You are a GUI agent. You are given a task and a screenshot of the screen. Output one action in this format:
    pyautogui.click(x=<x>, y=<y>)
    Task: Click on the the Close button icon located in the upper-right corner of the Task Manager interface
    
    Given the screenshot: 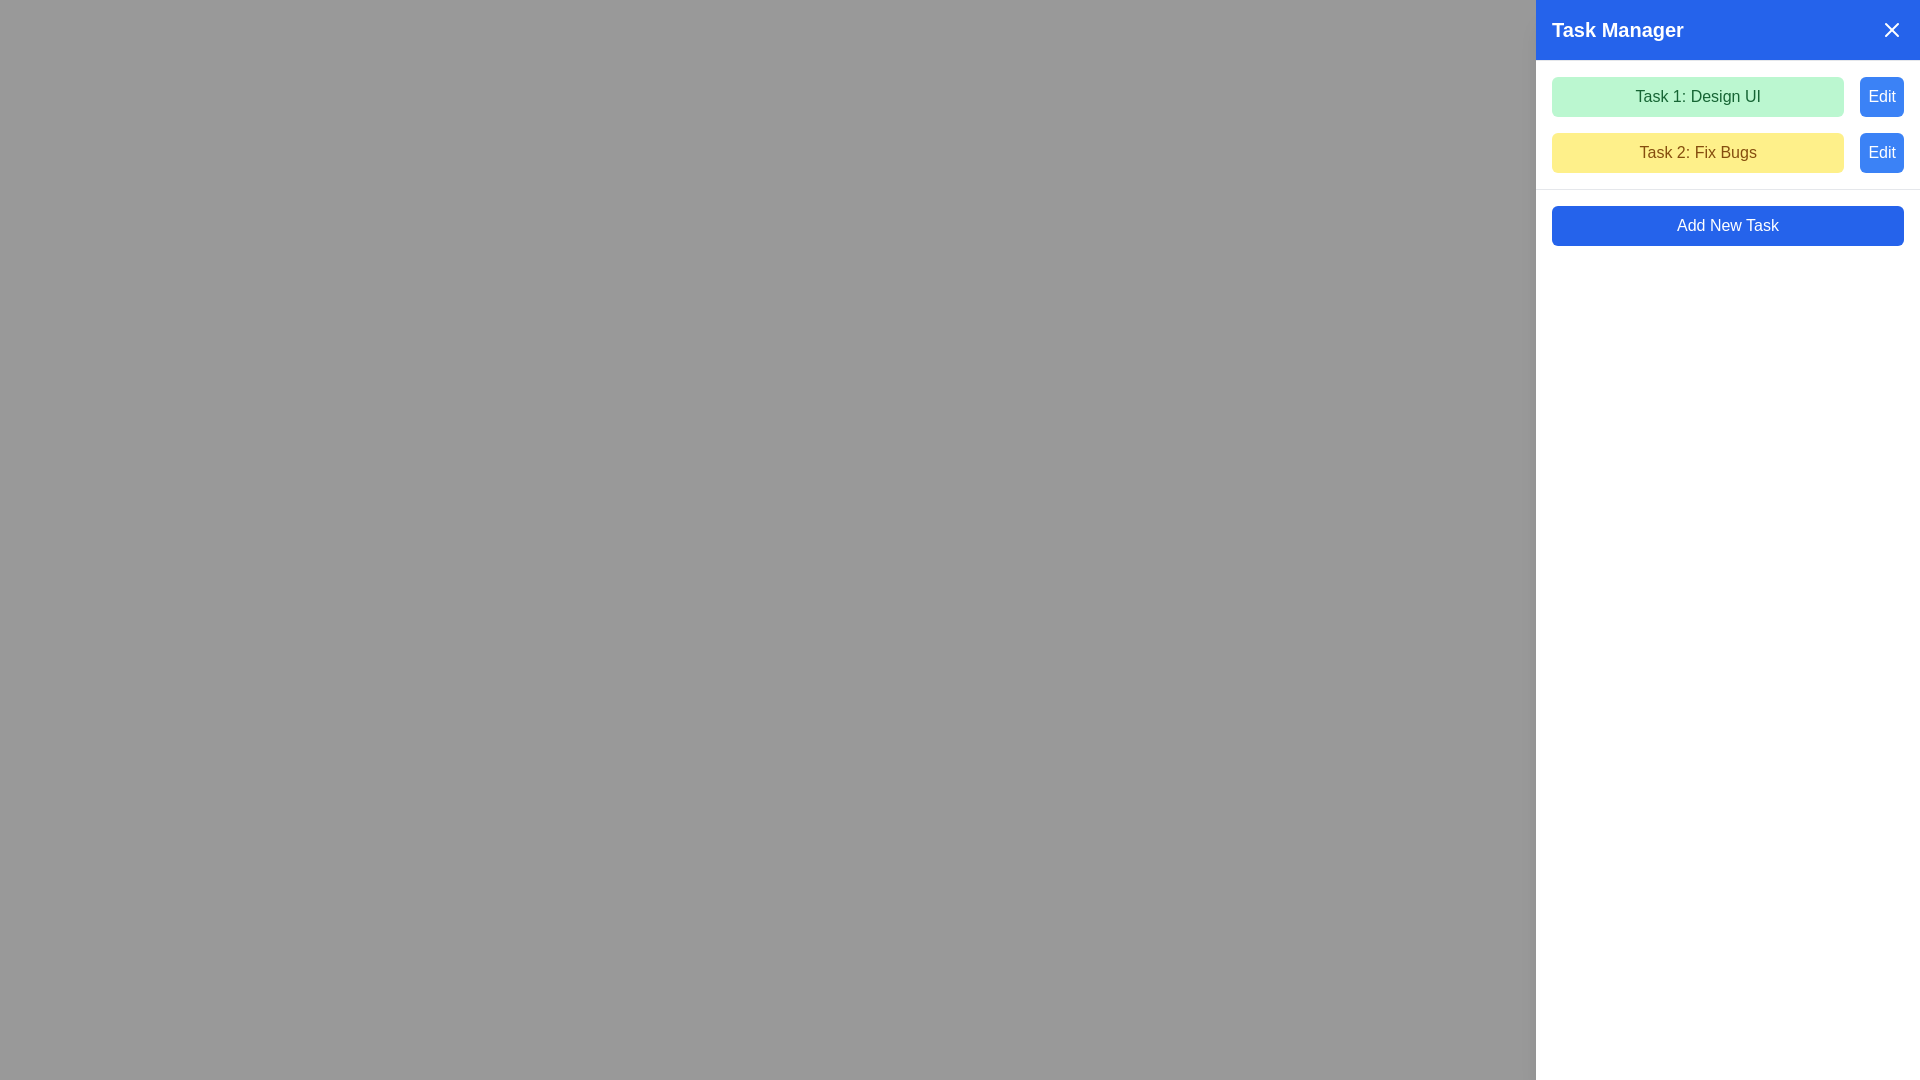 What is the action you would take?
    pyautogui.click(x=1890, y=30)
    